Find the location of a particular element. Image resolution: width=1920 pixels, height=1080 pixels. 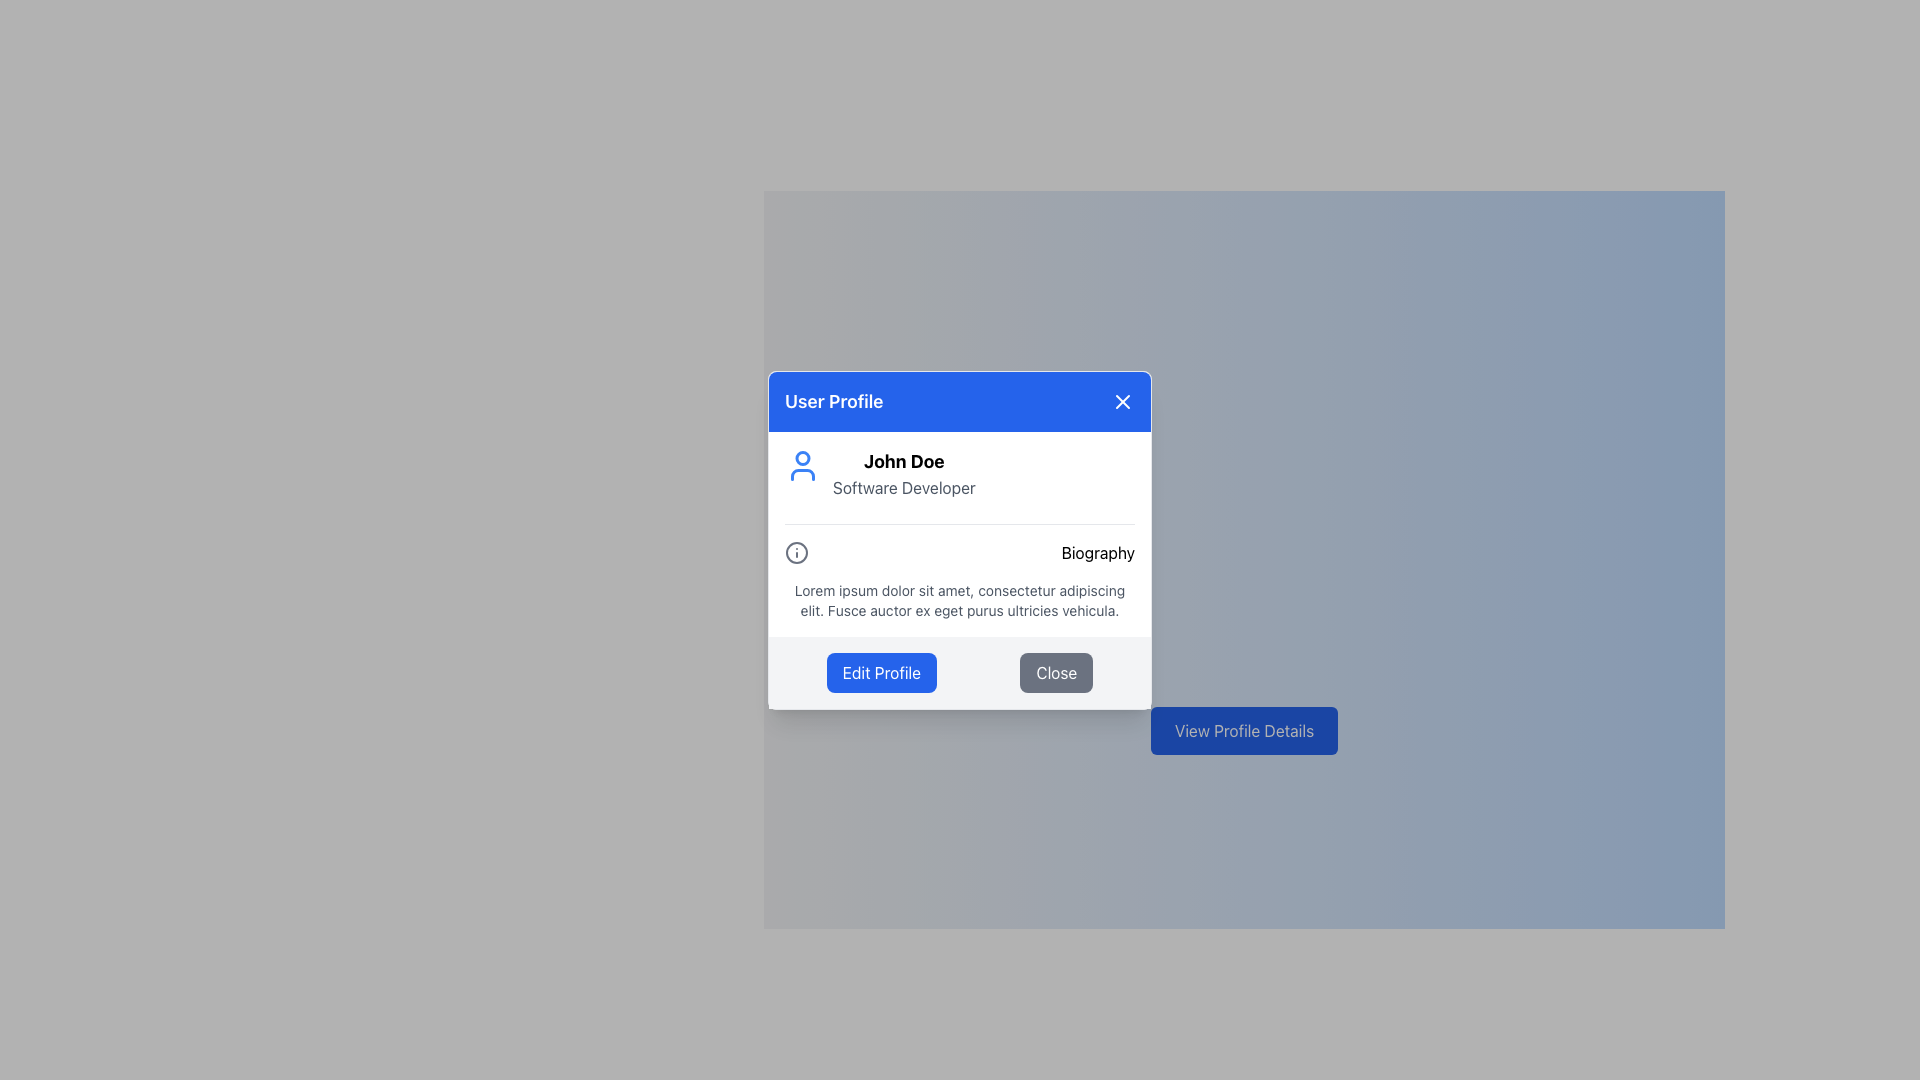

the graphical decorative element located at the upper region of the user icon, which represents the head in an avatar representation is located at coordinates (802, 458).